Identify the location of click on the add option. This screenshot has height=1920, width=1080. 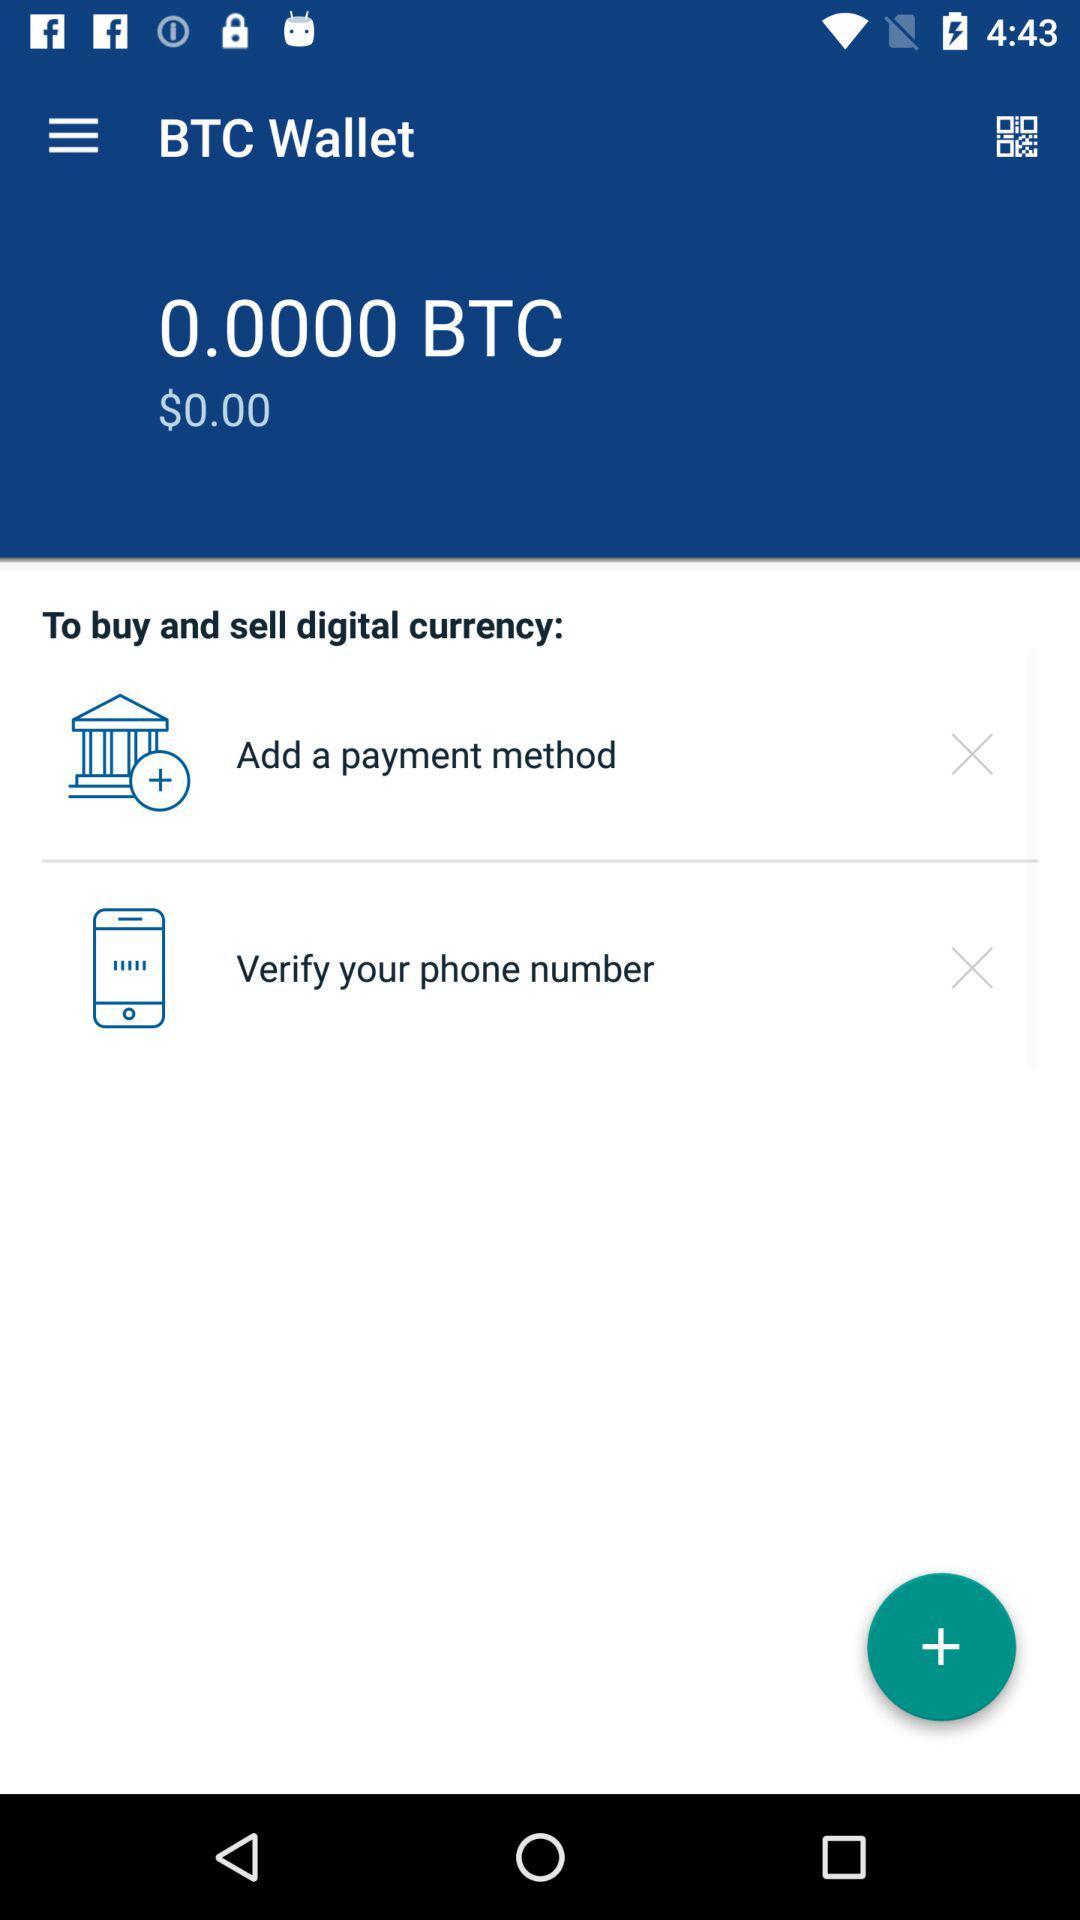
(941, 1654).